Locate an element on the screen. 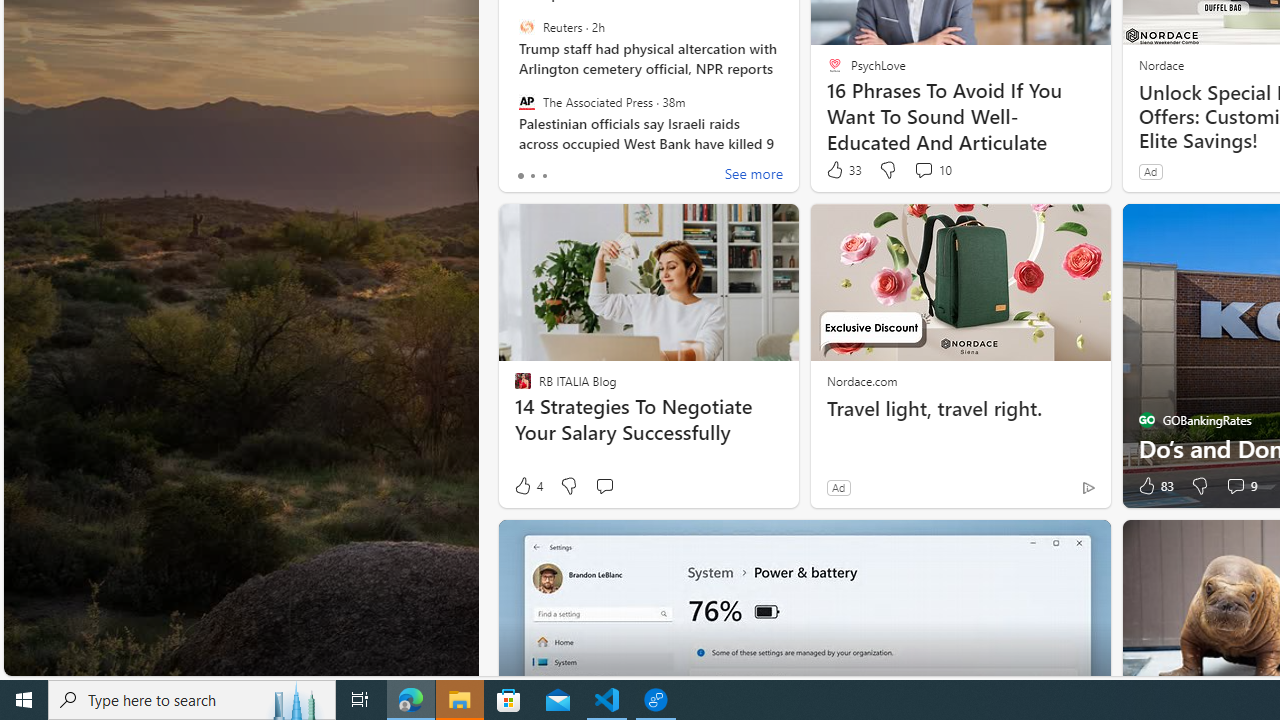 The width and height of the screenshot is (1280, 720). 'Travel light, travel right.' is located at coordinates (960, 407).